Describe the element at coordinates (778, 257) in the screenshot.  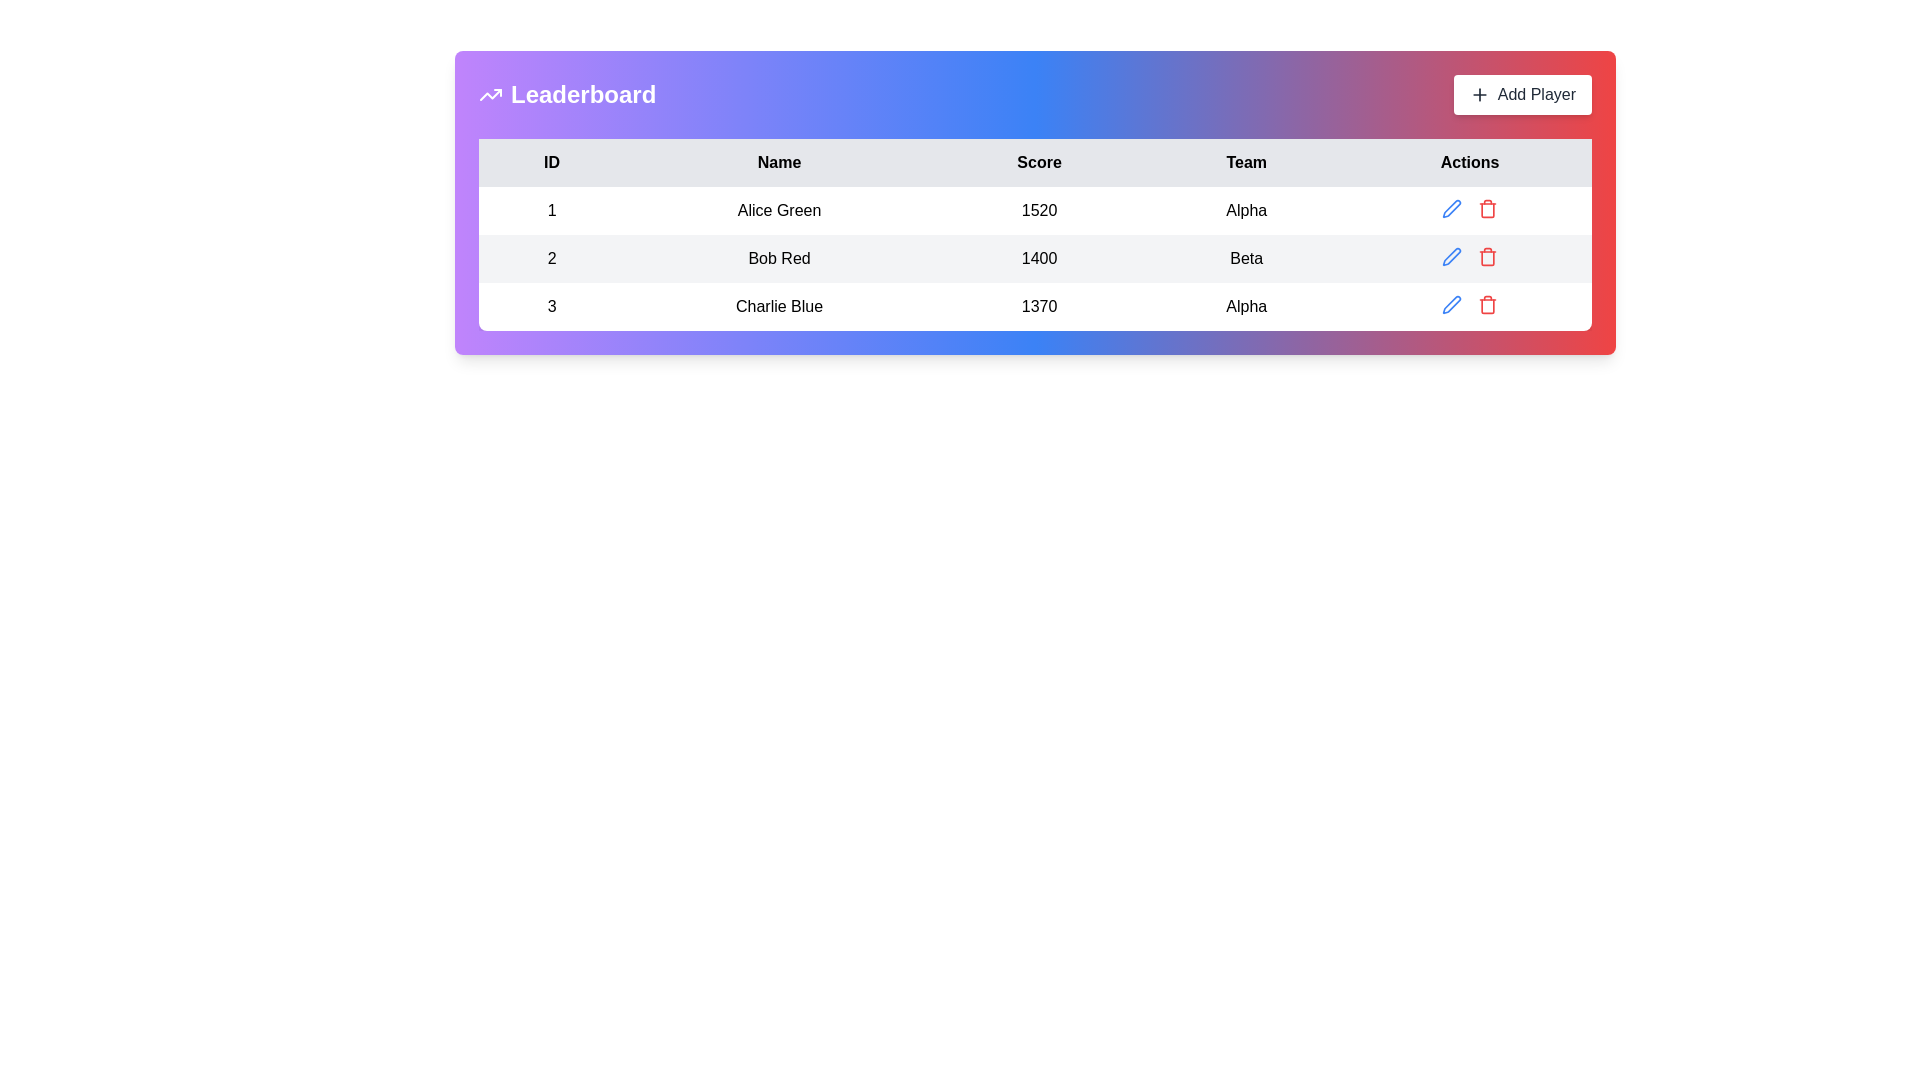
I see `the text label displaying the name of the participant associated with ID '2' in the leaderboard, located in the second column under the 'Name' header` at that location.